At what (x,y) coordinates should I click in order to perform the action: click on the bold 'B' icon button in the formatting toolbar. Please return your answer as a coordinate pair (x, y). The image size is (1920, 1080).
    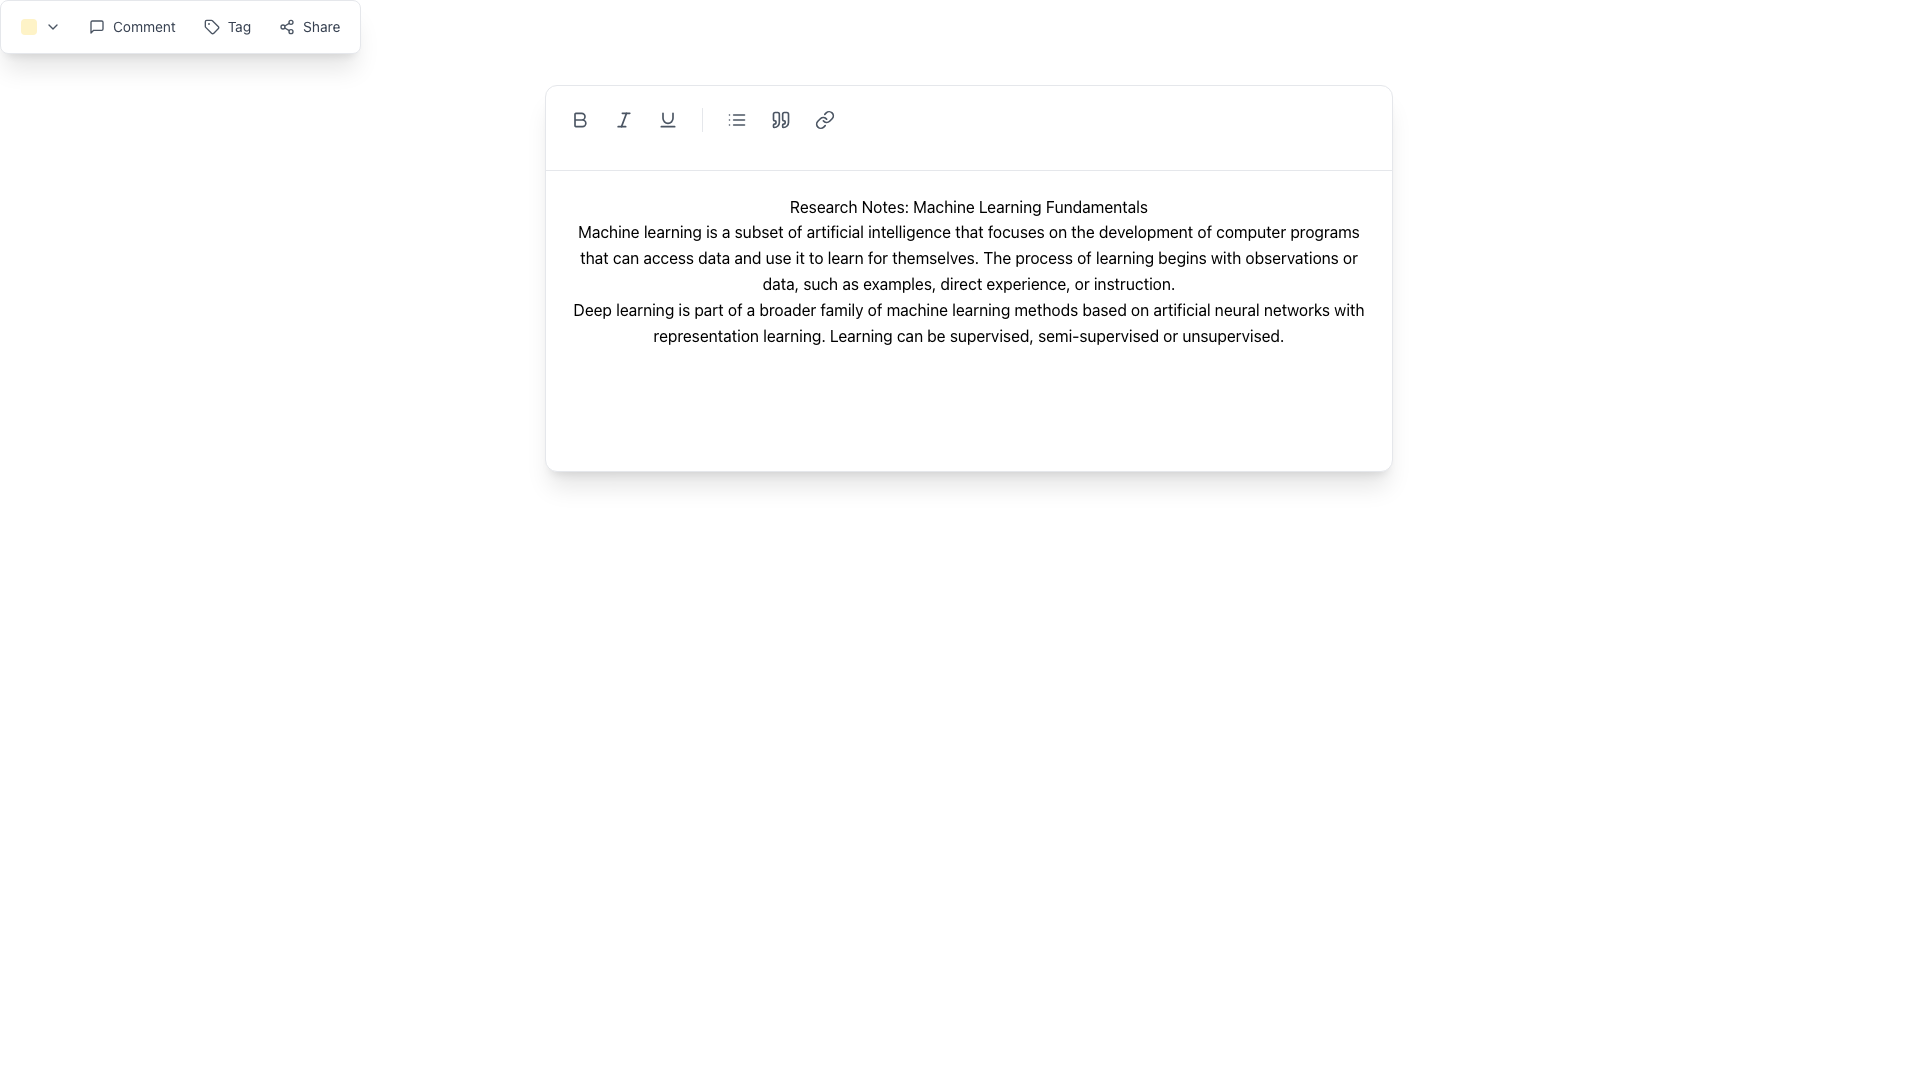
    Looking at the image, I should click on (579, 119).